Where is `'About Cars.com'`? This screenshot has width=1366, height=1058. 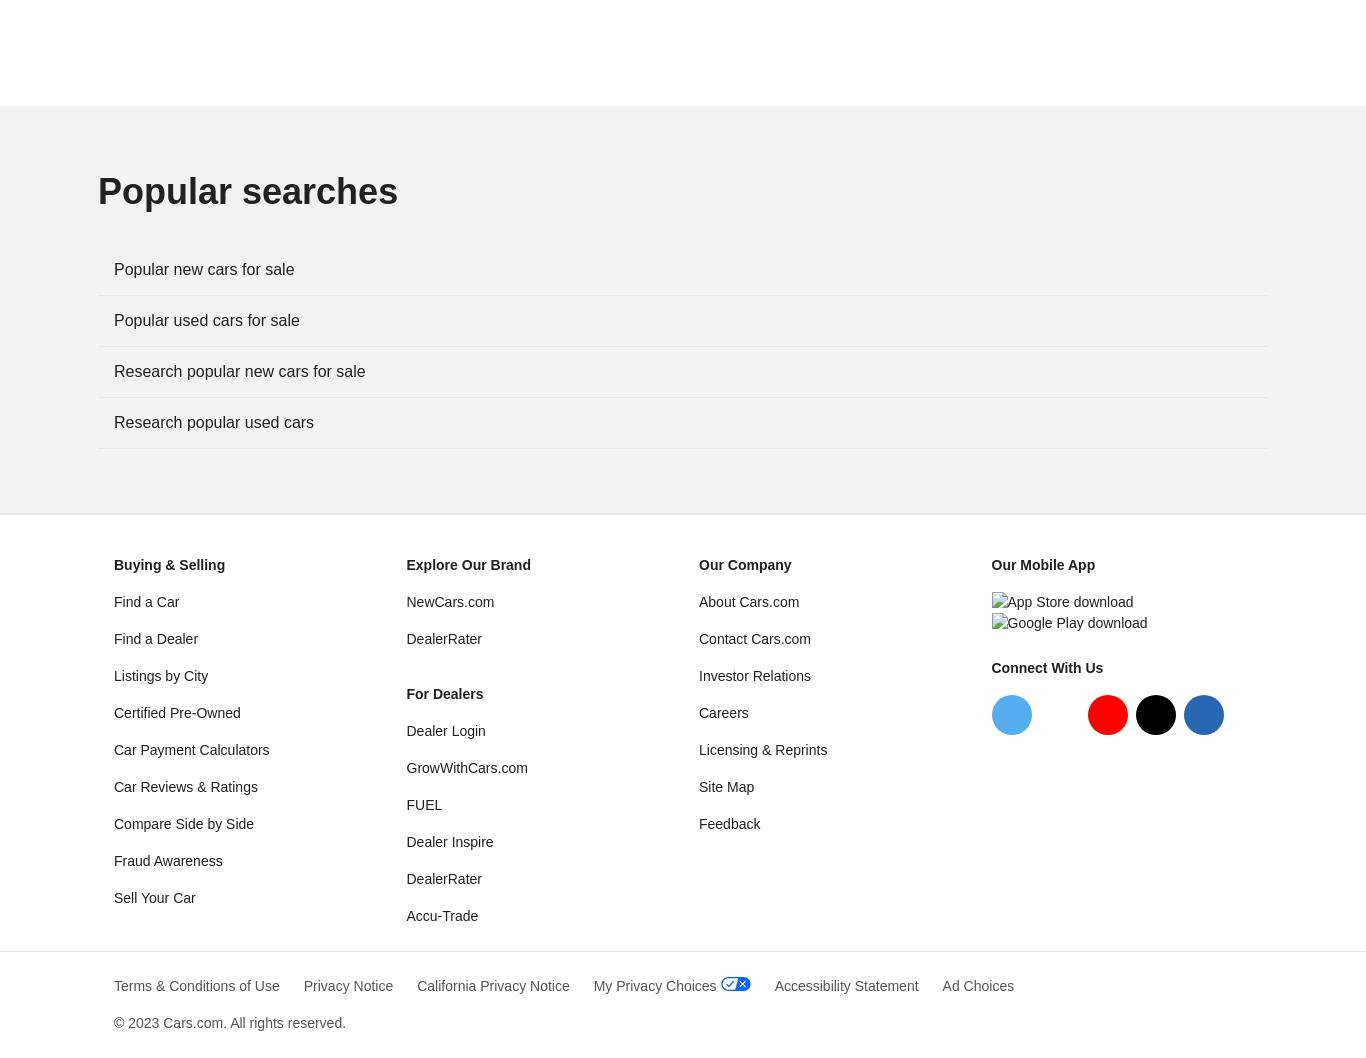 'About Cars.com' is located at coordinates (748, 601).